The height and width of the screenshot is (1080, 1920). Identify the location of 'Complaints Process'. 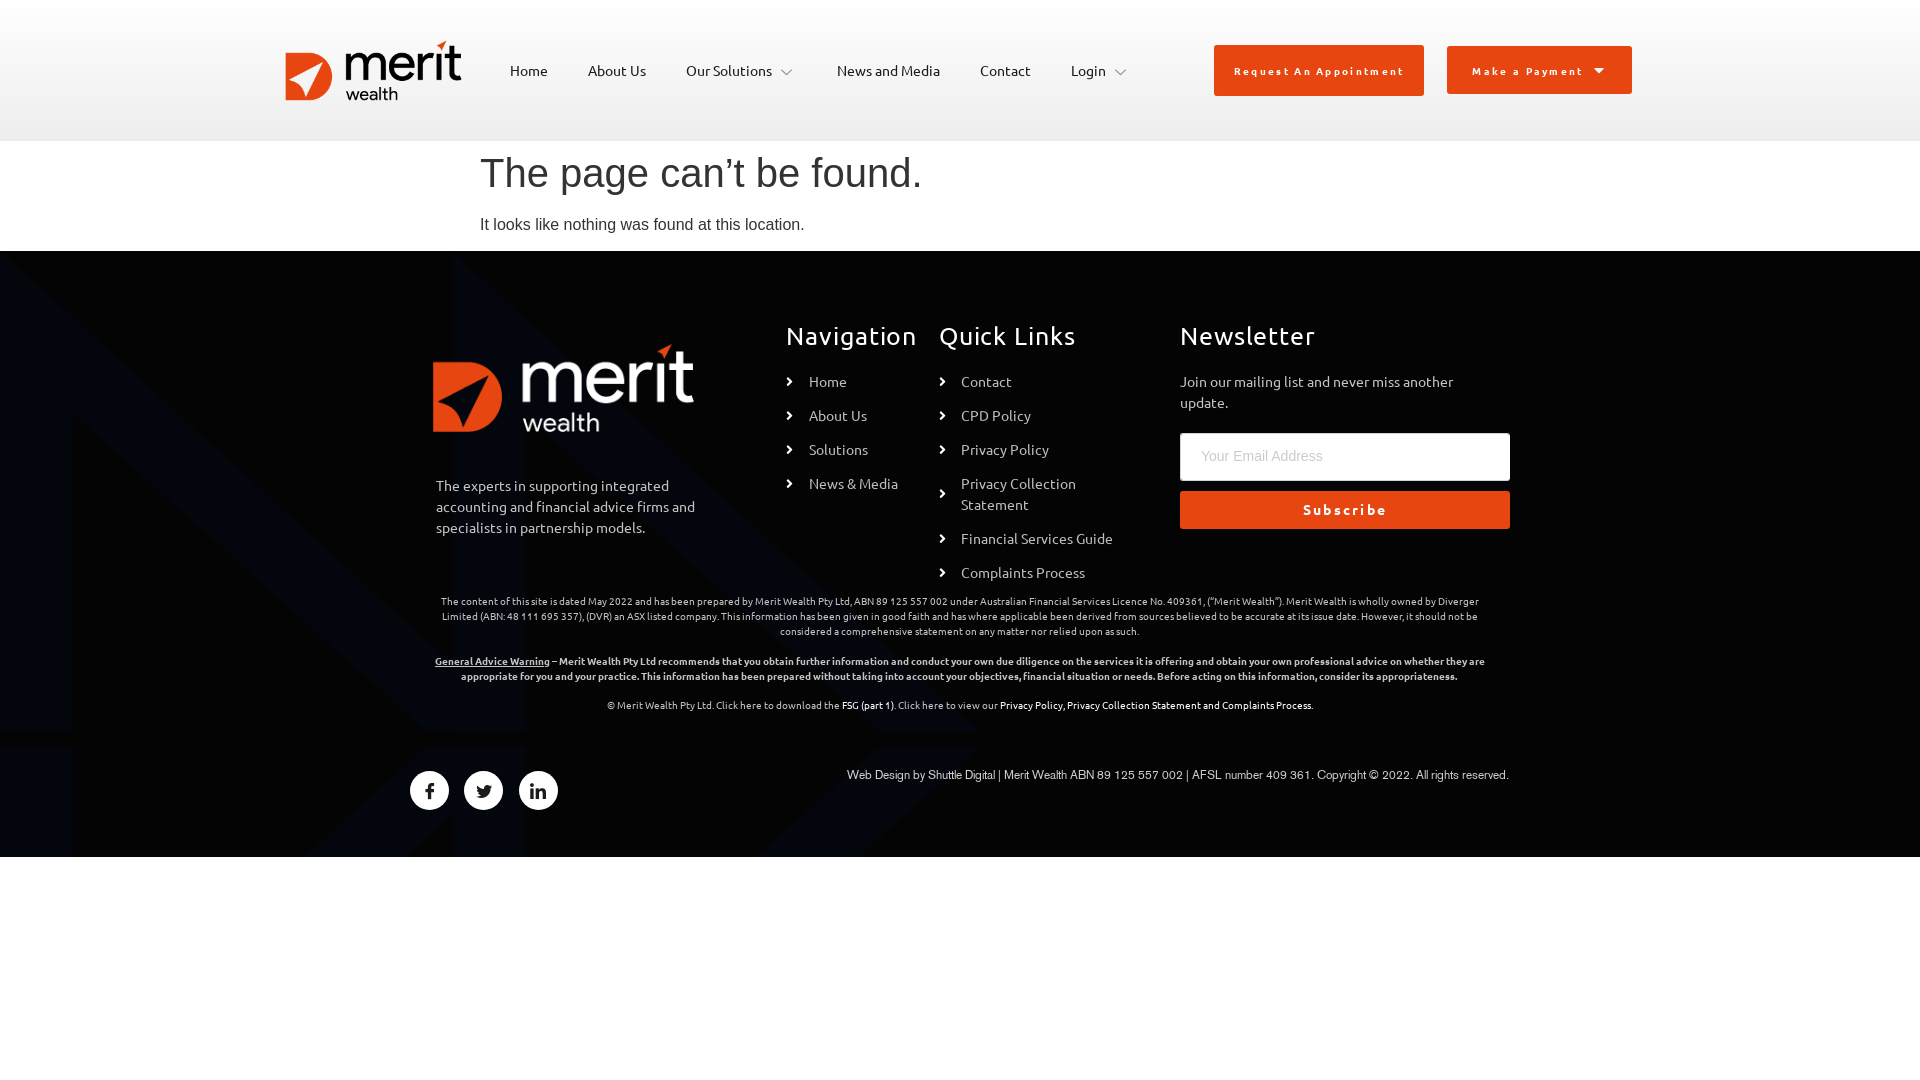
(1265, 703).